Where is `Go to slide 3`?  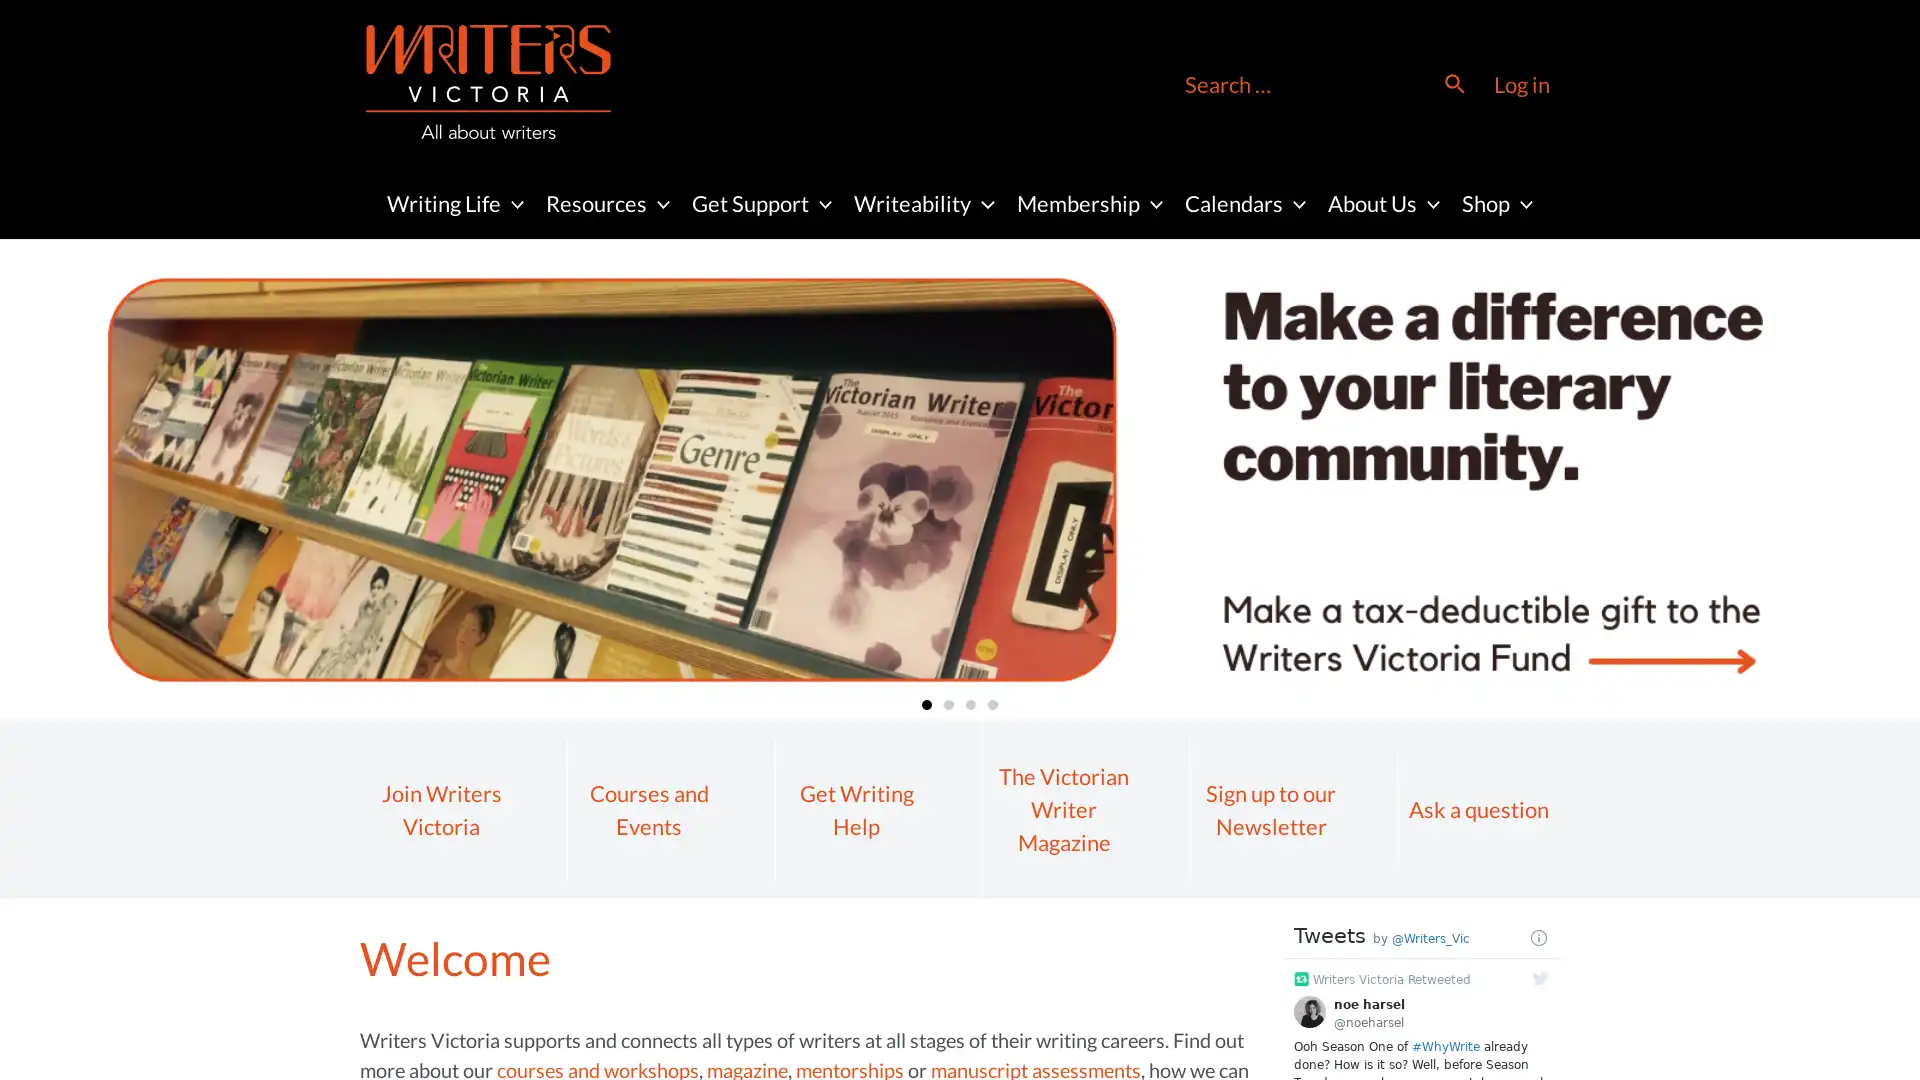 Go to slide 3 is located at coordinates (970, 703).